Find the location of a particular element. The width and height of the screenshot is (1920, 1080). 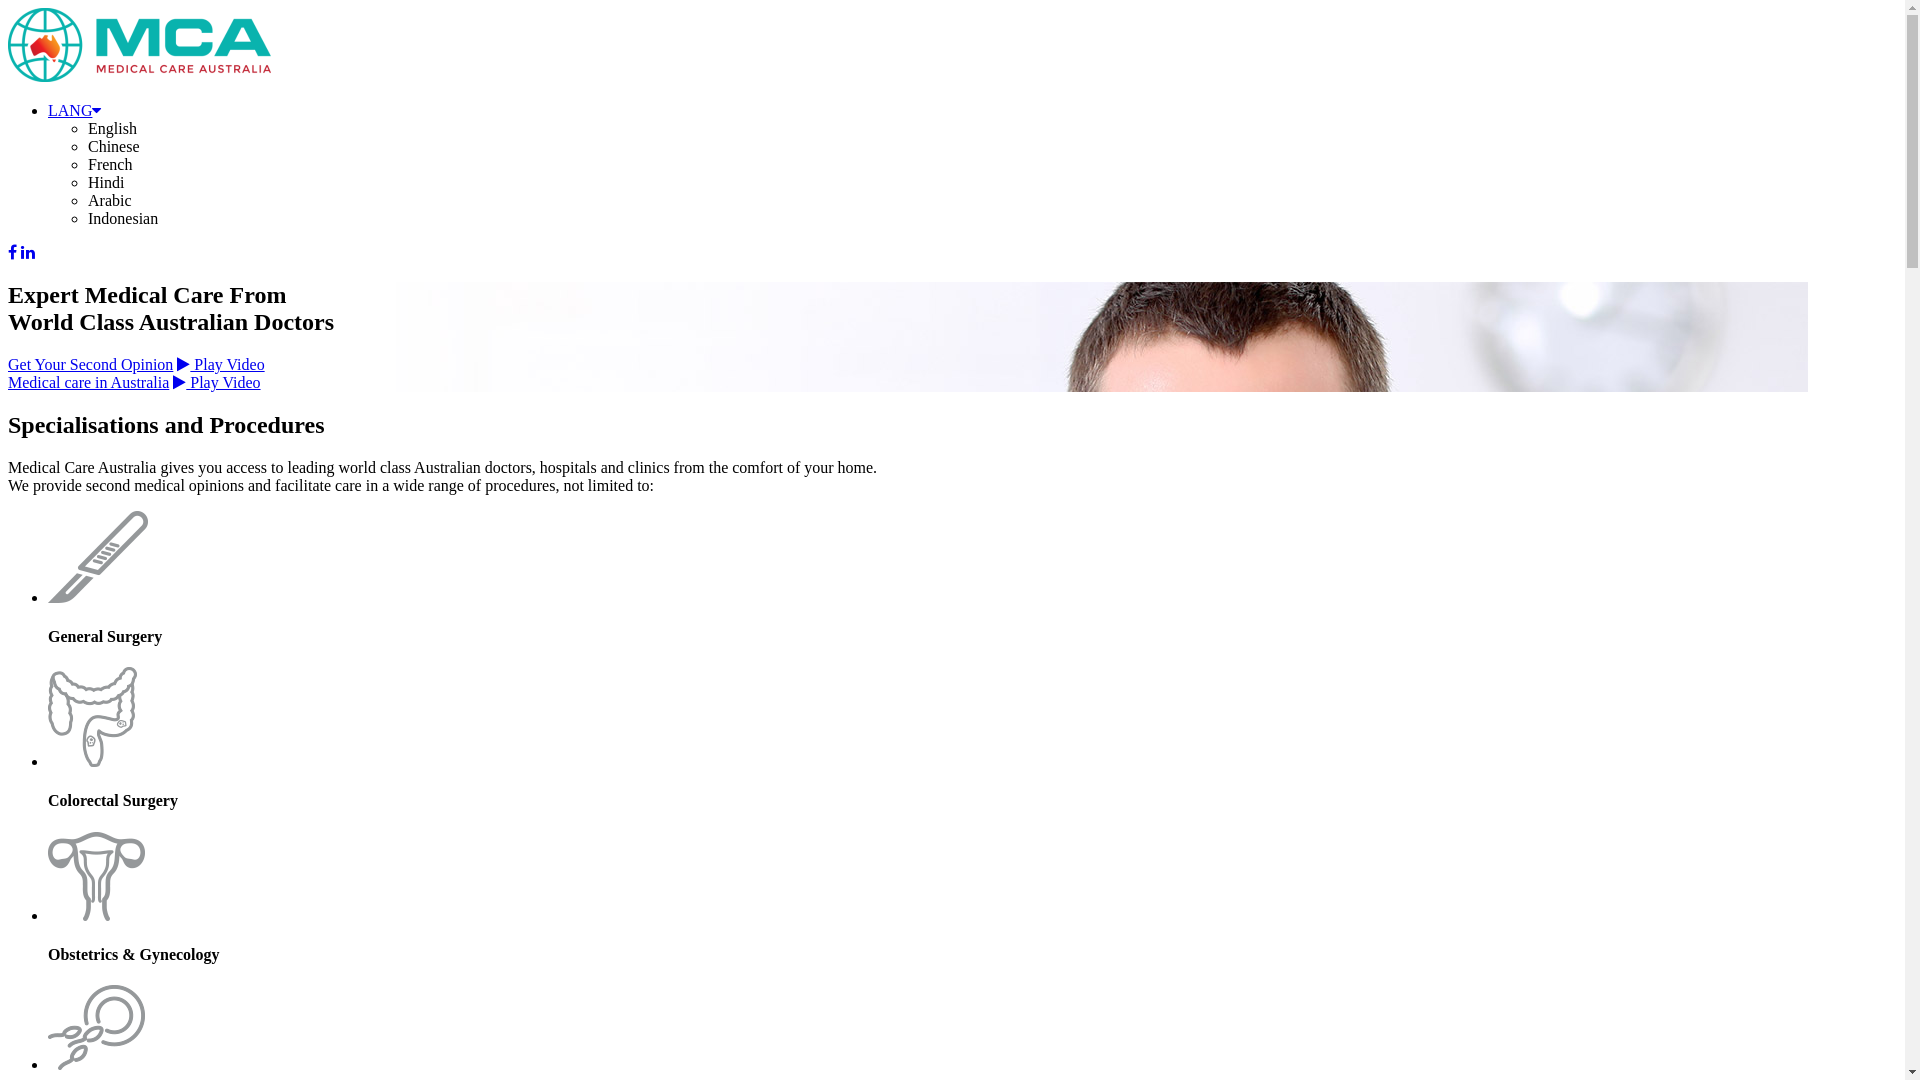

'English' is located at coordinates (86, 128).